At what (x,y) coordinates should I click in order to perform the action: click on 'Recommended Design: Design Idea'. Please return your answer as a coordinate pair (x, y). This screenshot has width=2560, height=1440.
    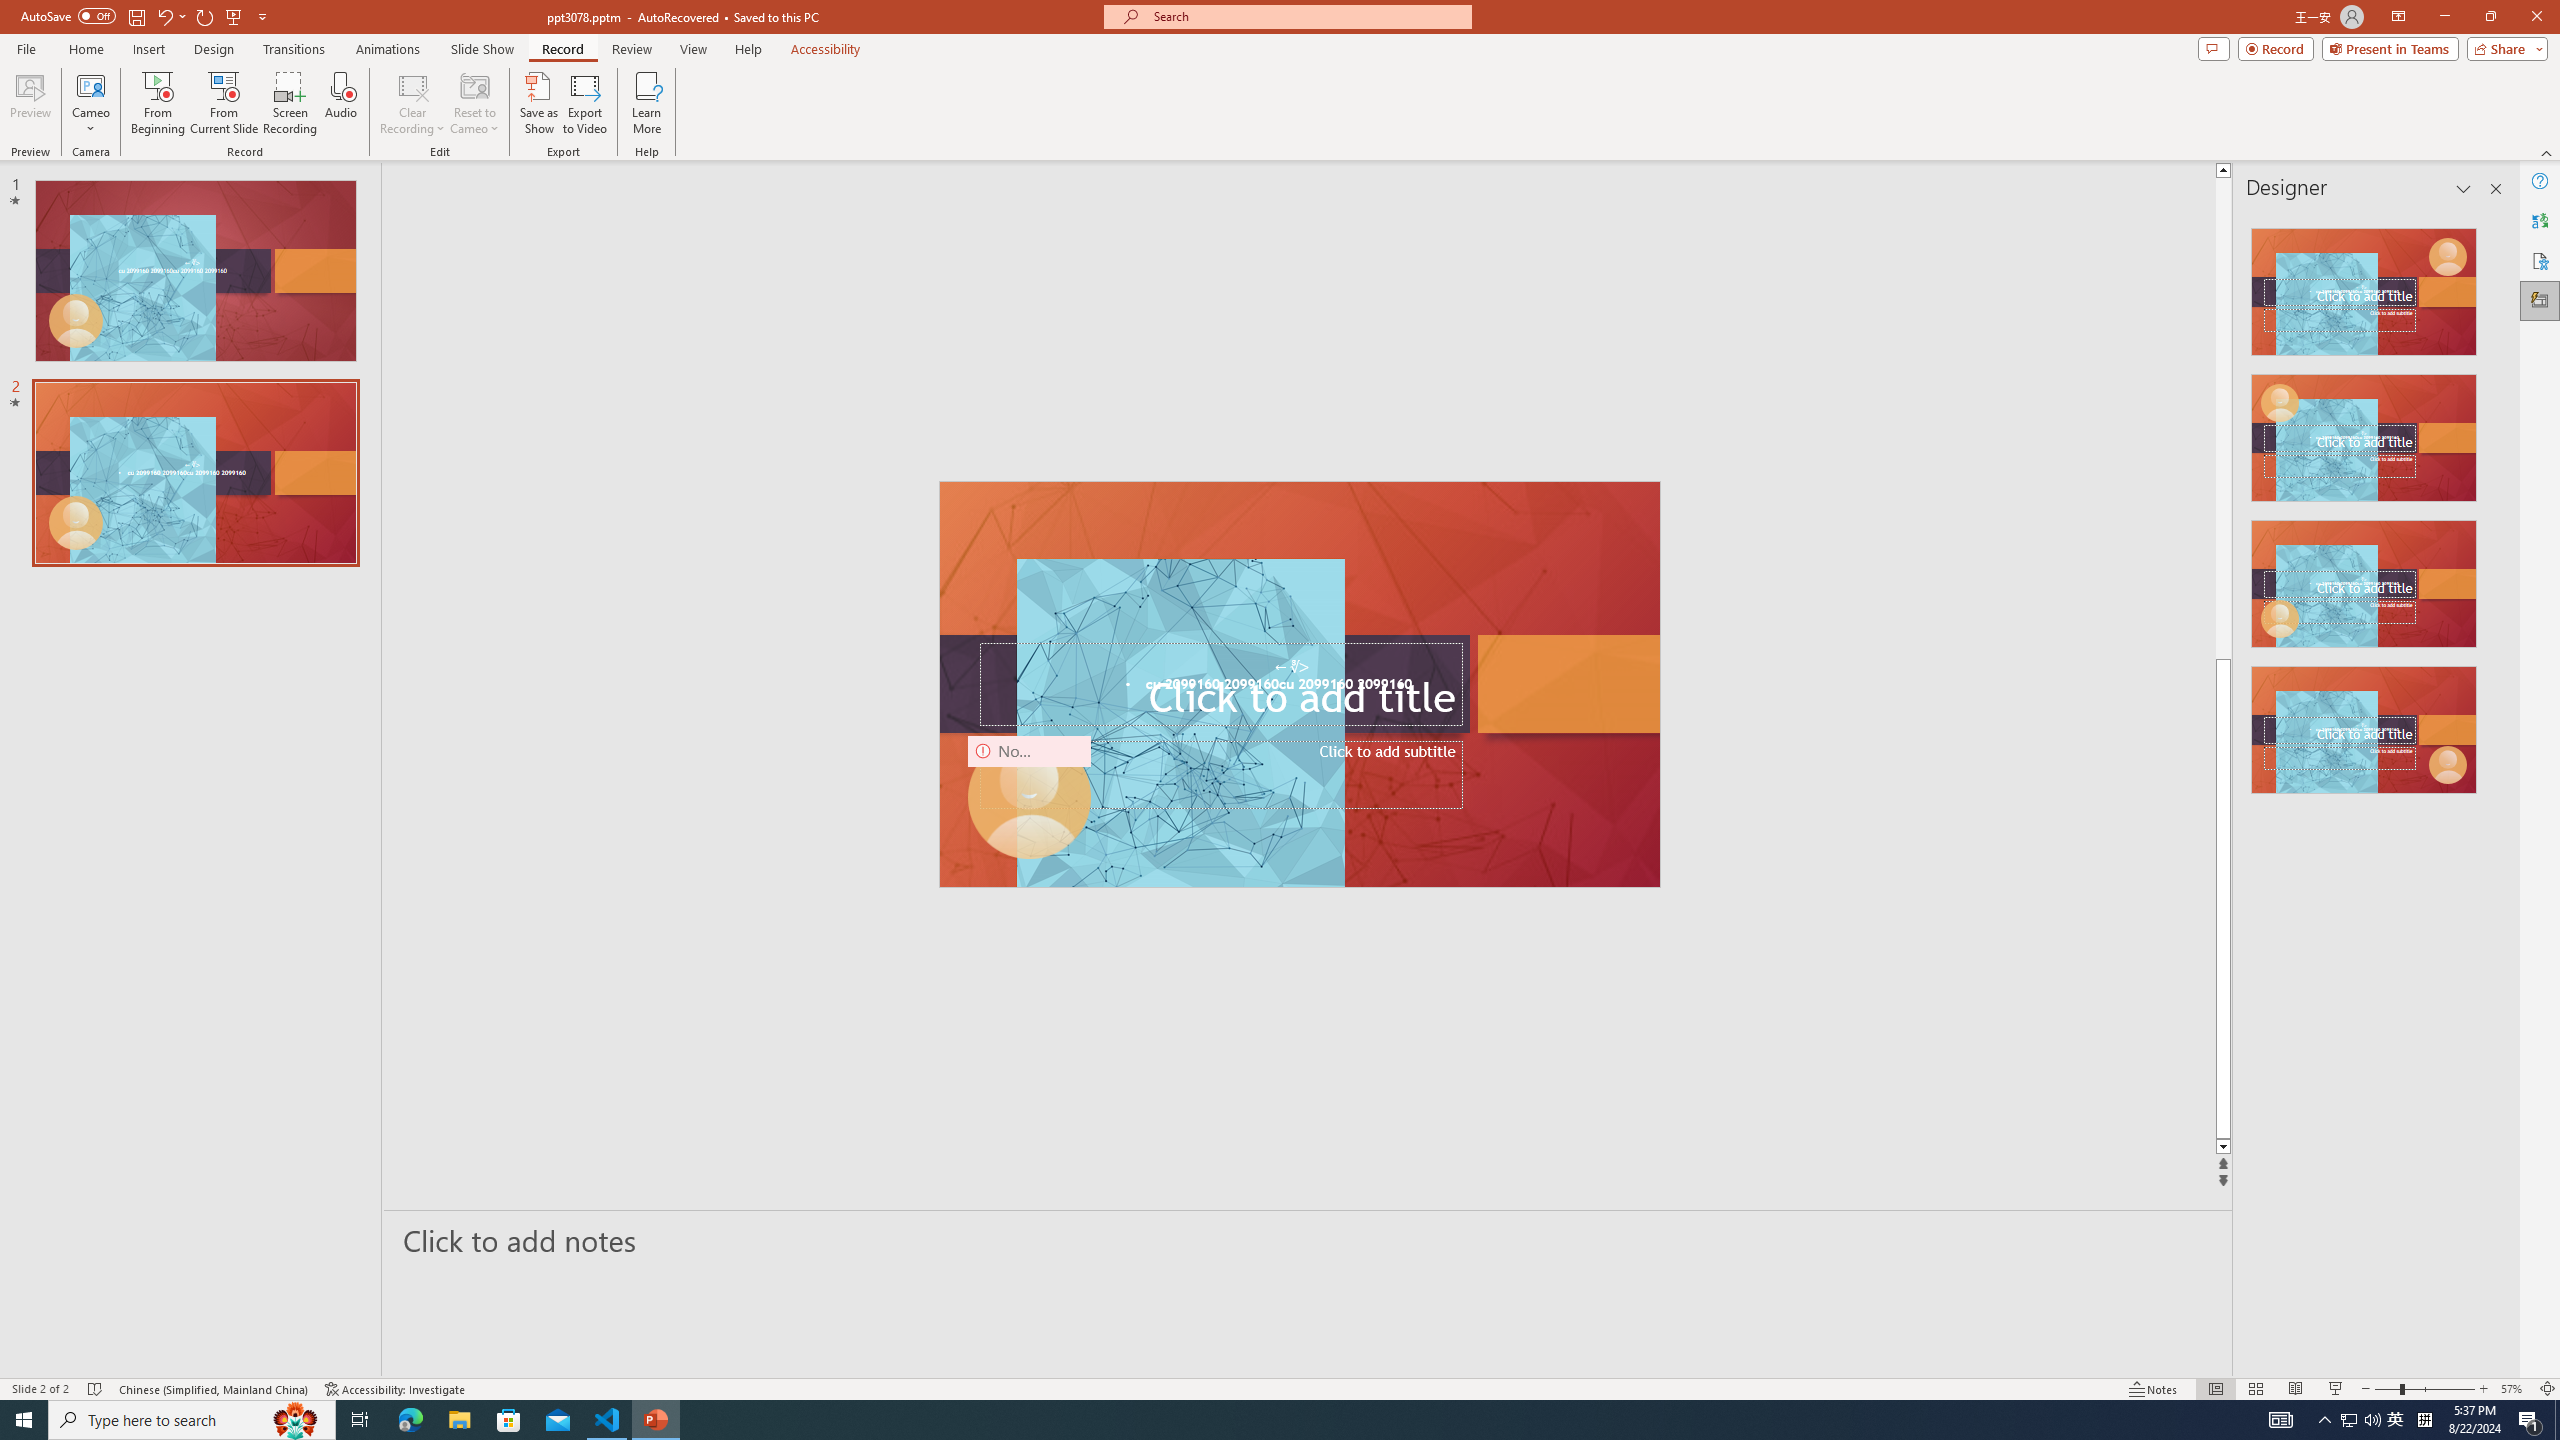
    Looking at the image, I should click on (2364, 284).